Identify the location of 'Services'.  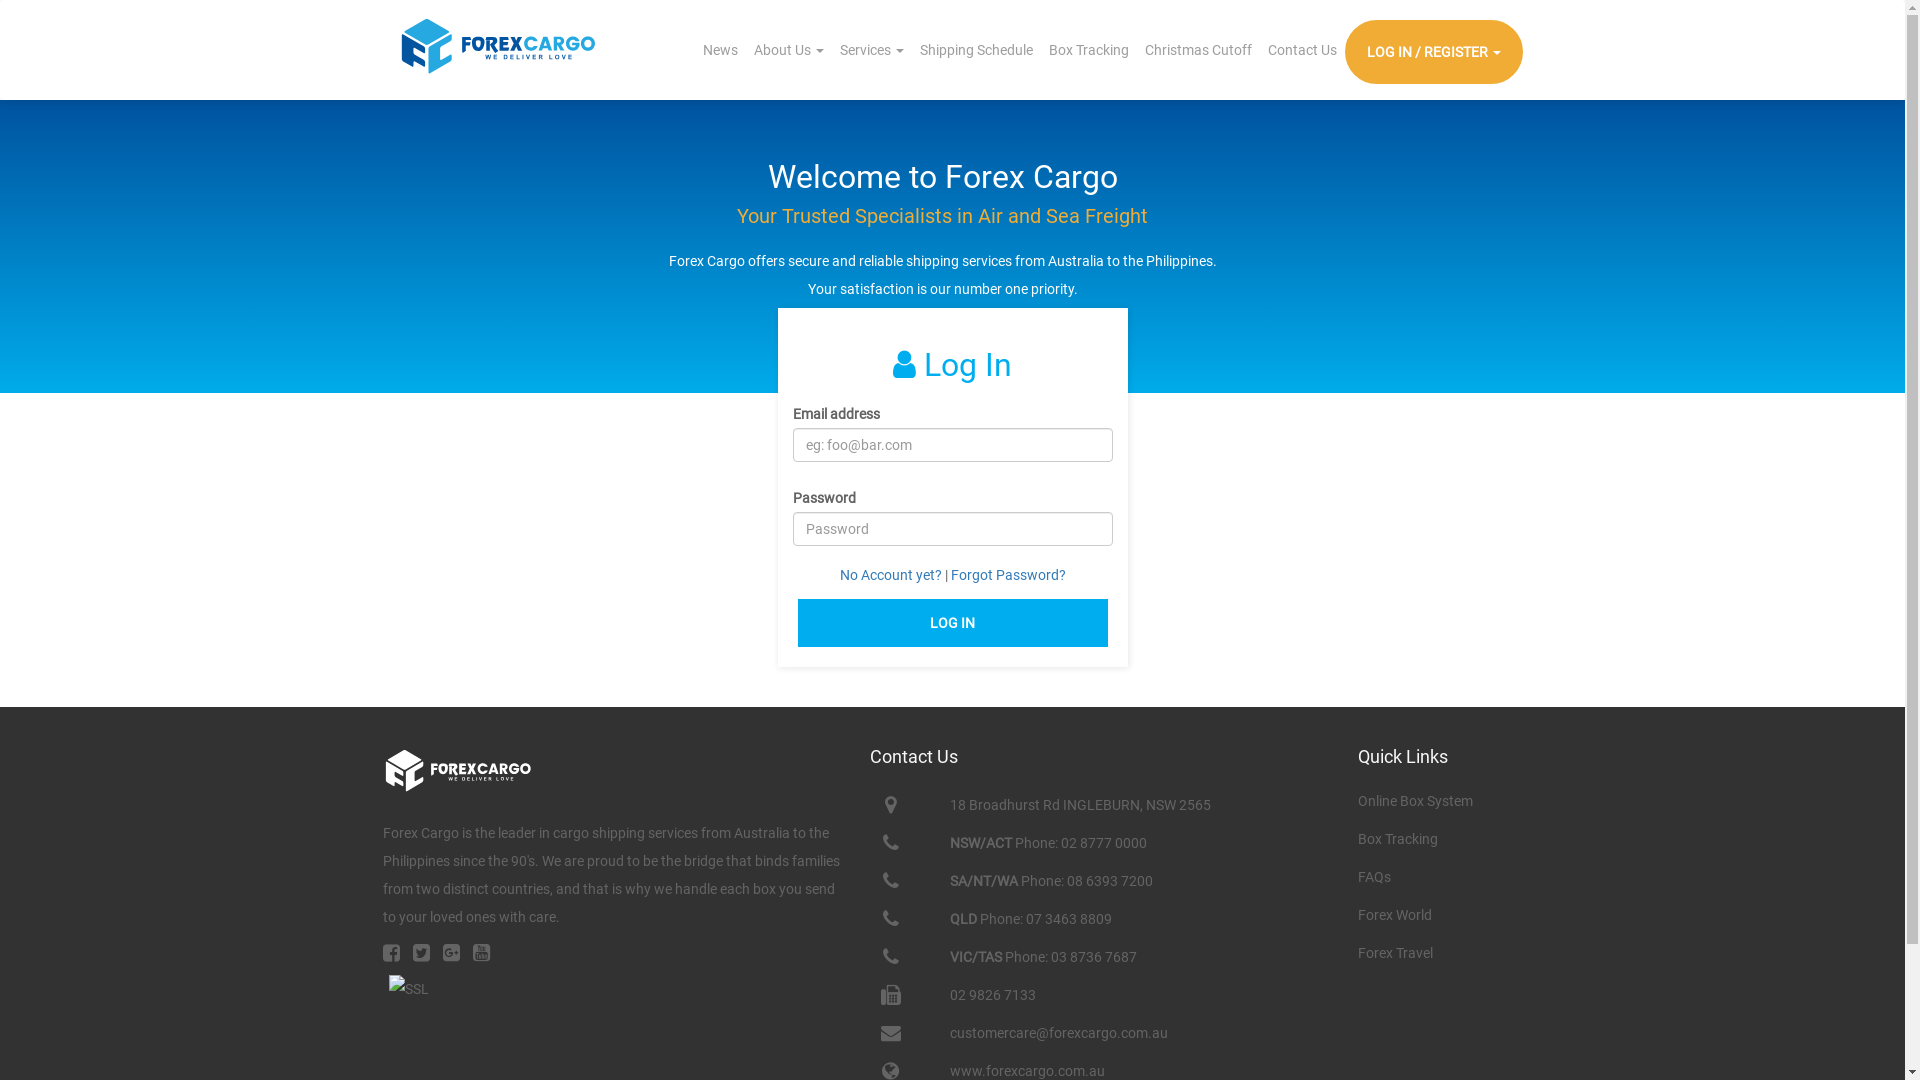
(872, 49).